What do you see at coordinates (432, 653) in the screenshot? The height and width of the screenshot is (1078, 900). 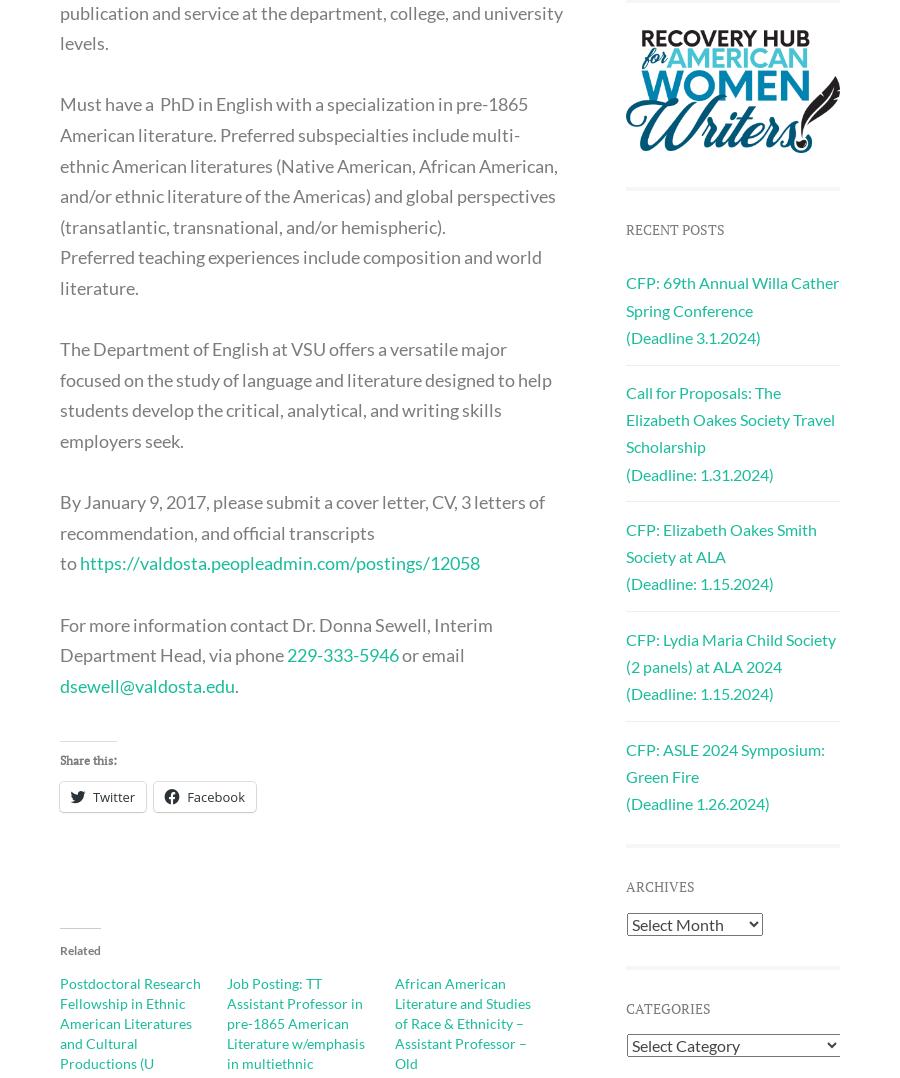 I see `'or email'` at bounding box center [432, 653].